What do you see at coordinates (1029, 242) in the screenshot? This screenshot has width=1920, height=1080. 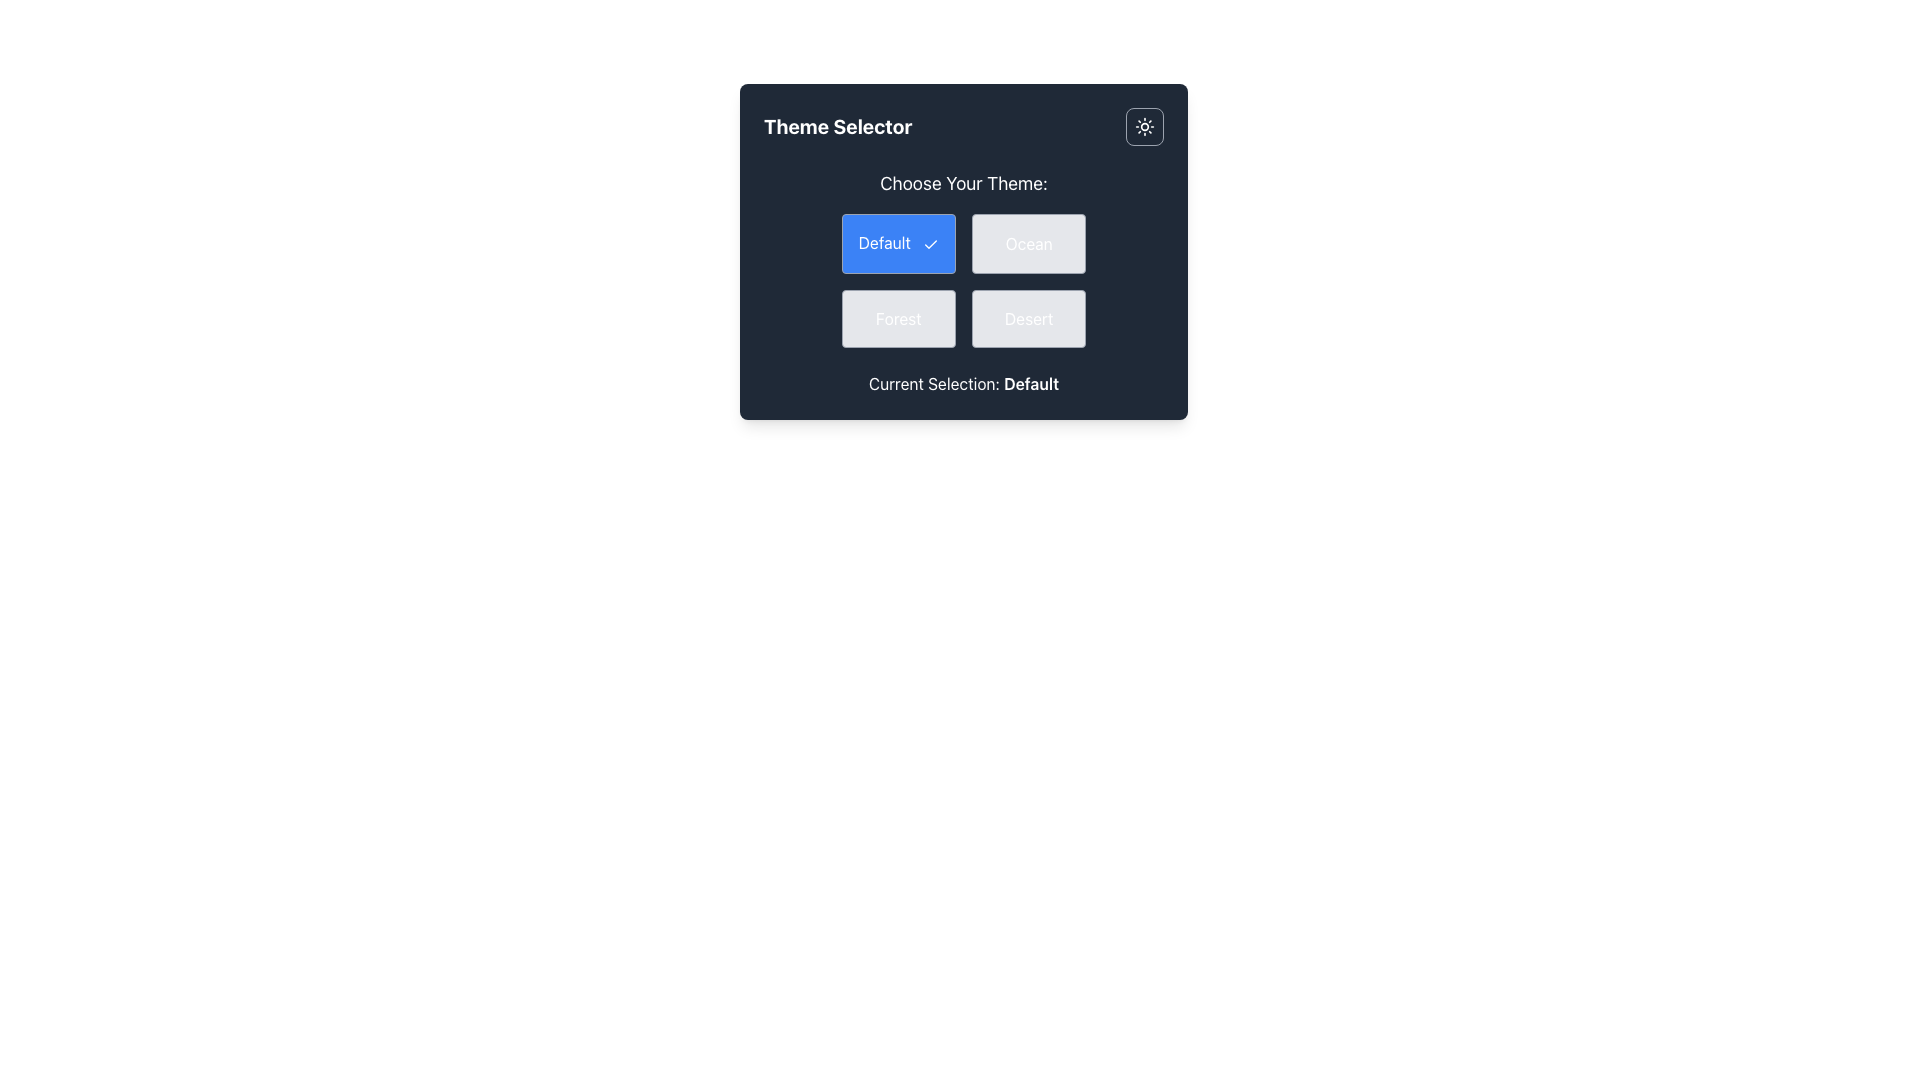 I see `the 'Ocean' theme button located in the second column of the first row in the grid layout` at bounding box center [1029, 242].